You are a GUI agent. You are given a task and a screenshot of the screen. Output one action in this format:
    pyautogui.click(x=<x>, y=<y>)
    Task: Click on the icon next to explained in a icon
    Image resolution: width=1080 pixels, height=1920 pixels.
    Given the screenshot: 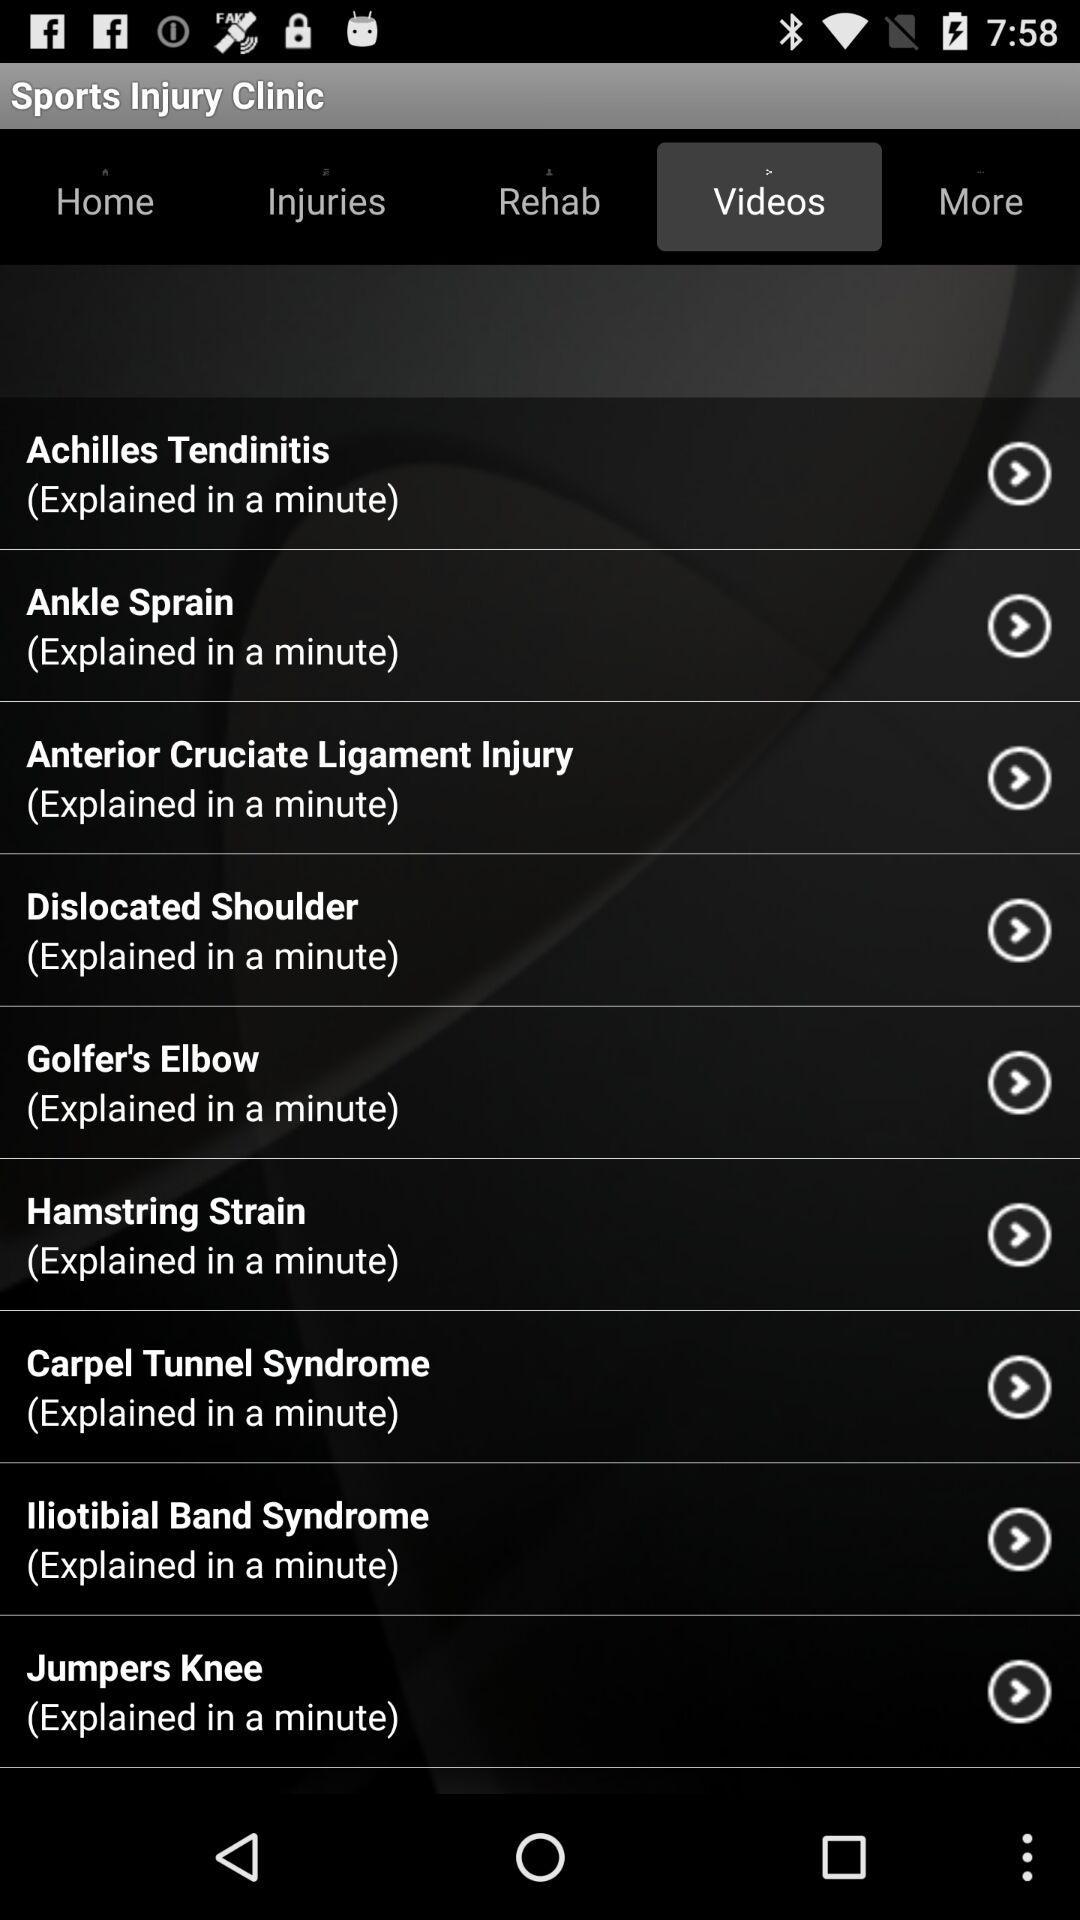 What is the action you would take?
    pyautogui.click(x=1019, y=472)
    